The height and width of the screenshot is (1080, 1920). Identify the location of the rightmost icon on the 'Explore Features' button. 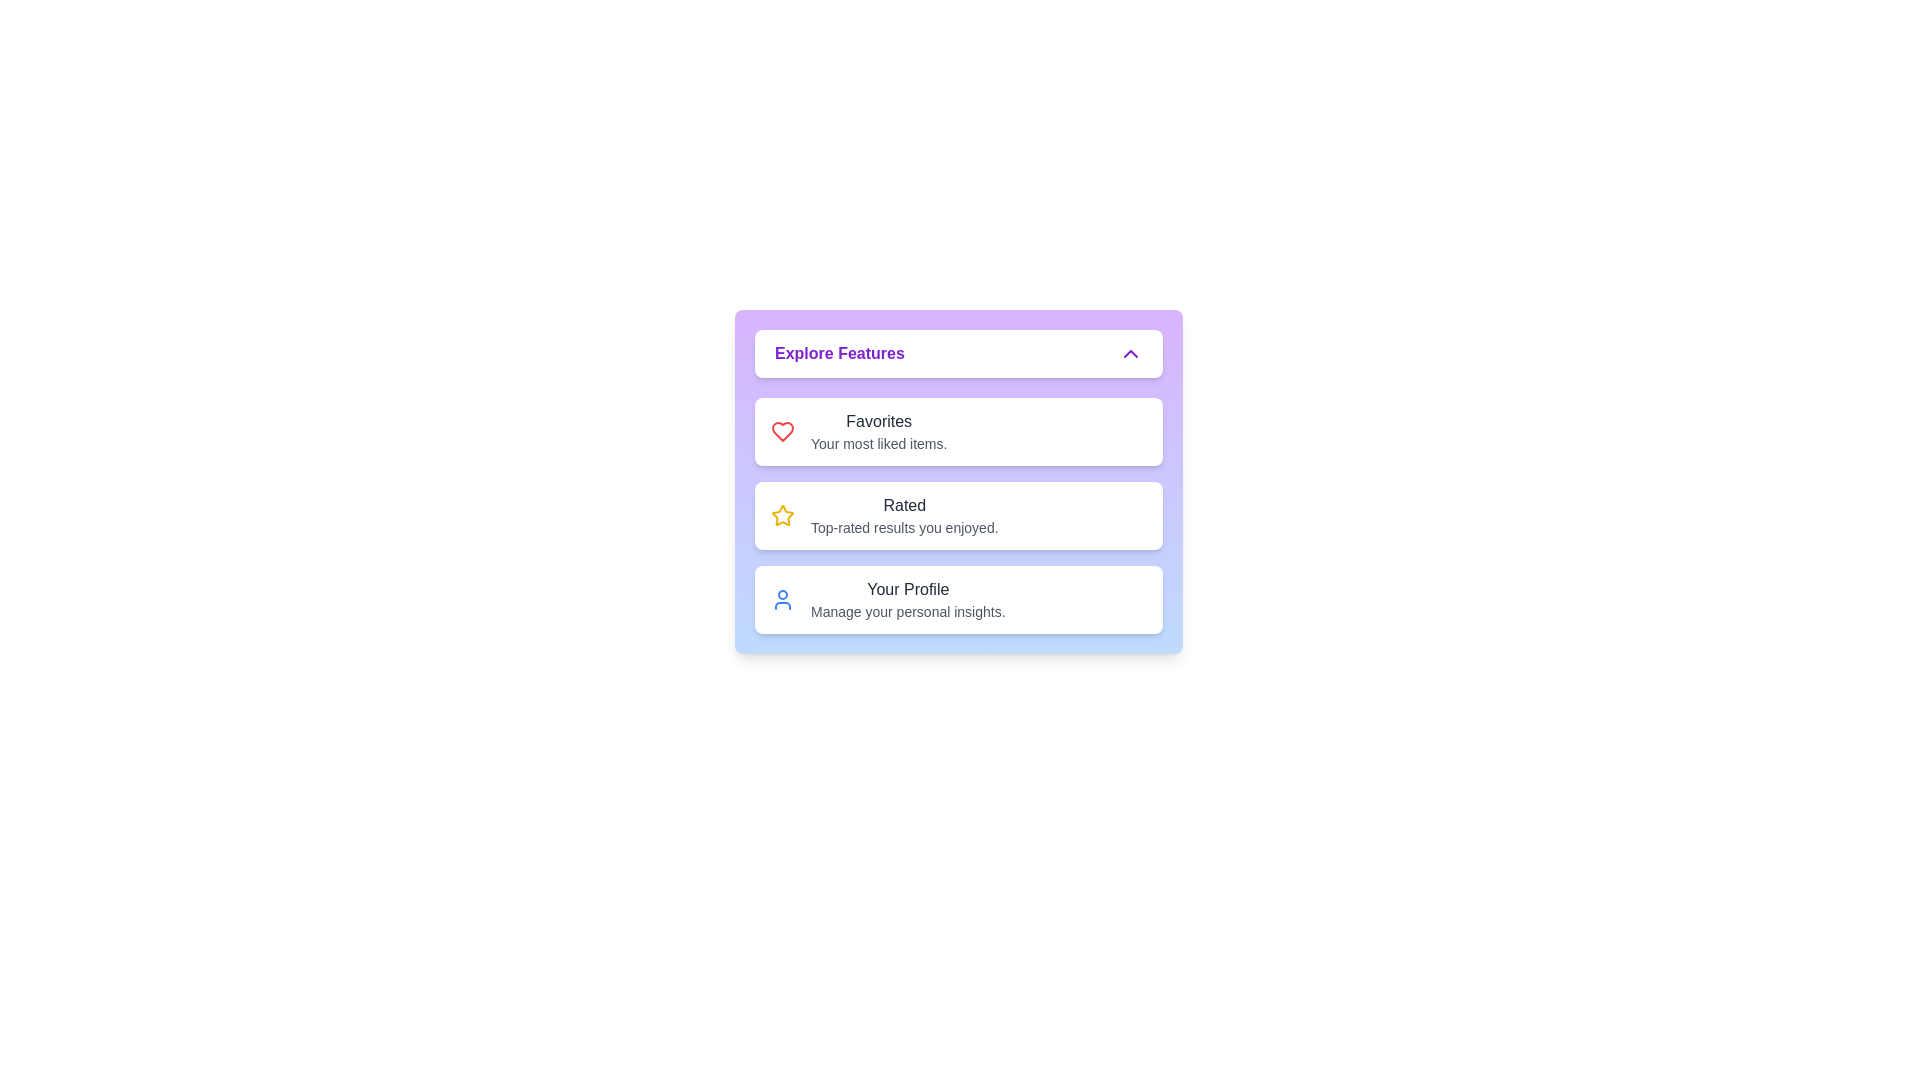
(1131, 353).